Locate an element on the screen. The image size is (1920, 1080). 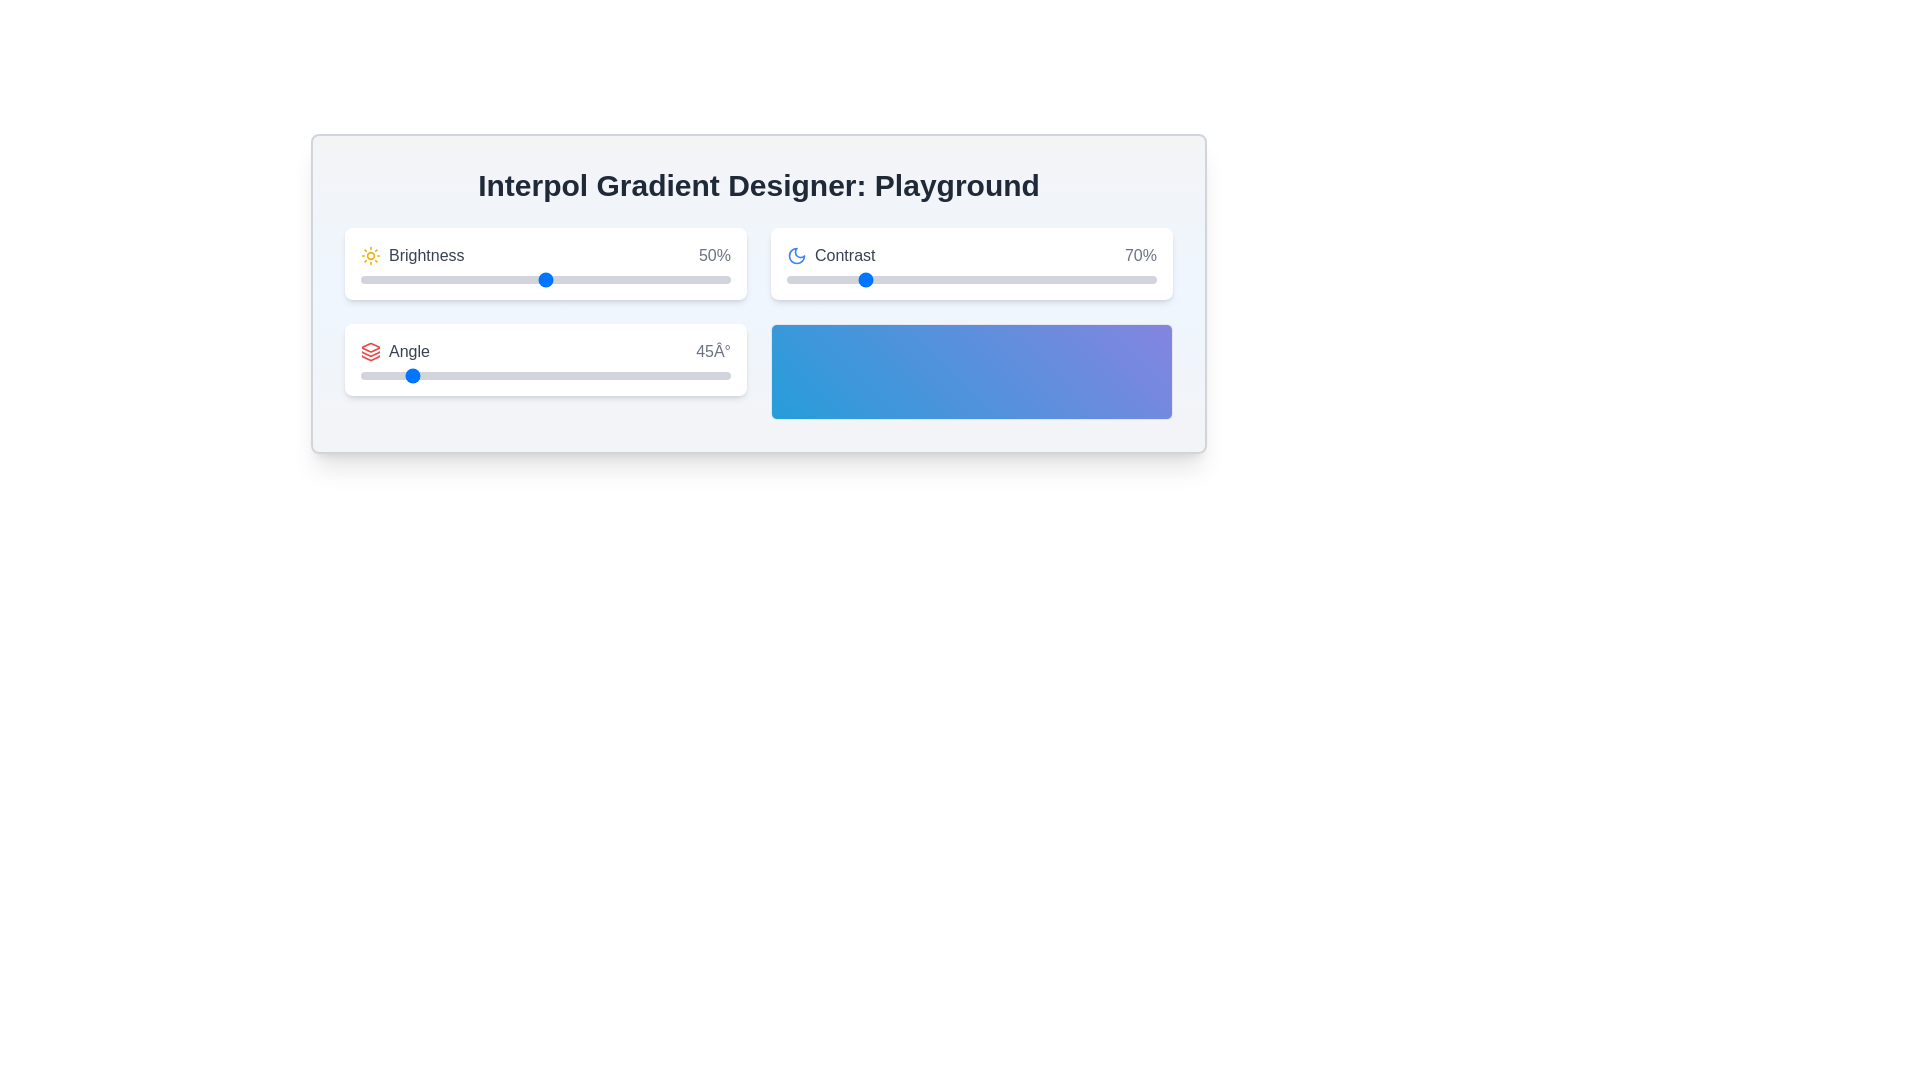
the moon icon representing night mode or contrast setting, which is located to the left of the 'Contrast' label is located at coordinates (795, 254).